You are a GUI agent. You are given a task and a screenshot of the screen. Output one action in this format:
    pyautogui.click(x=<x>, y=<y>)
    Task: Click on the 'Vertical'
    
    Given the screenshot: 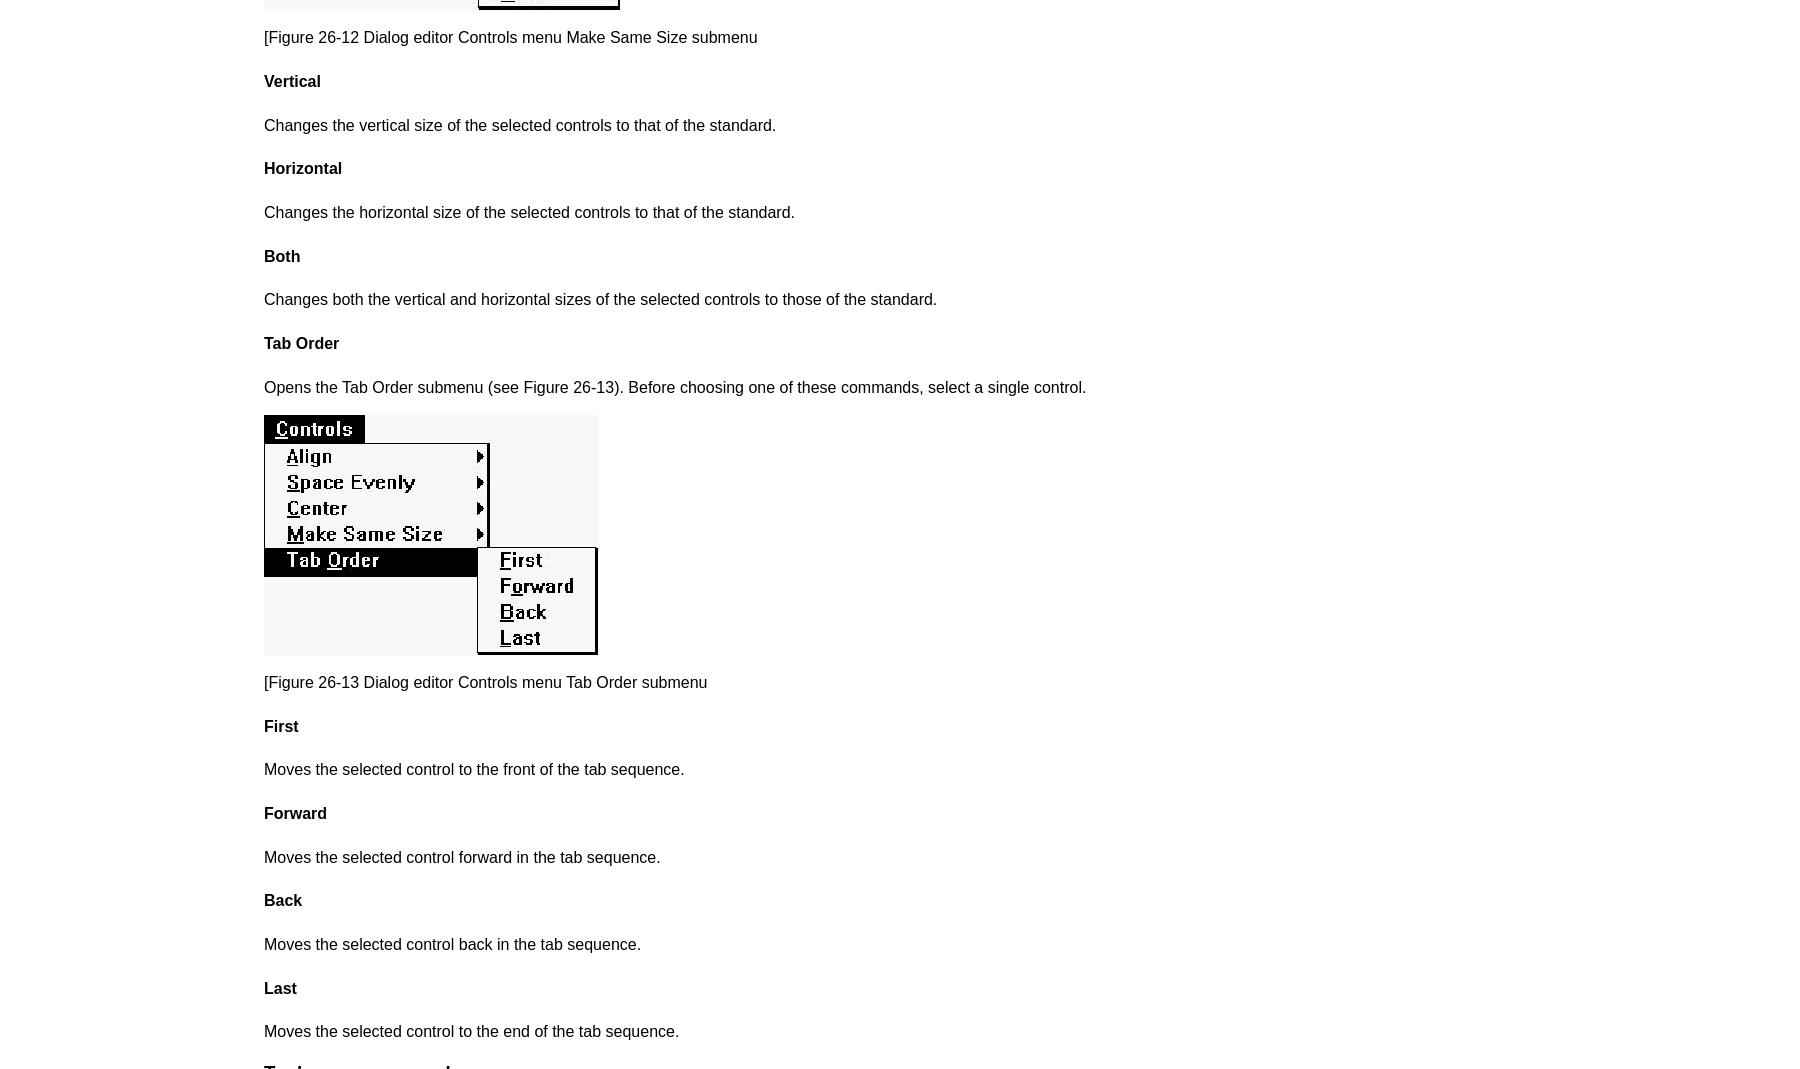 What is the action you would take?
    pyautogui.click(x=290, y=80)
    